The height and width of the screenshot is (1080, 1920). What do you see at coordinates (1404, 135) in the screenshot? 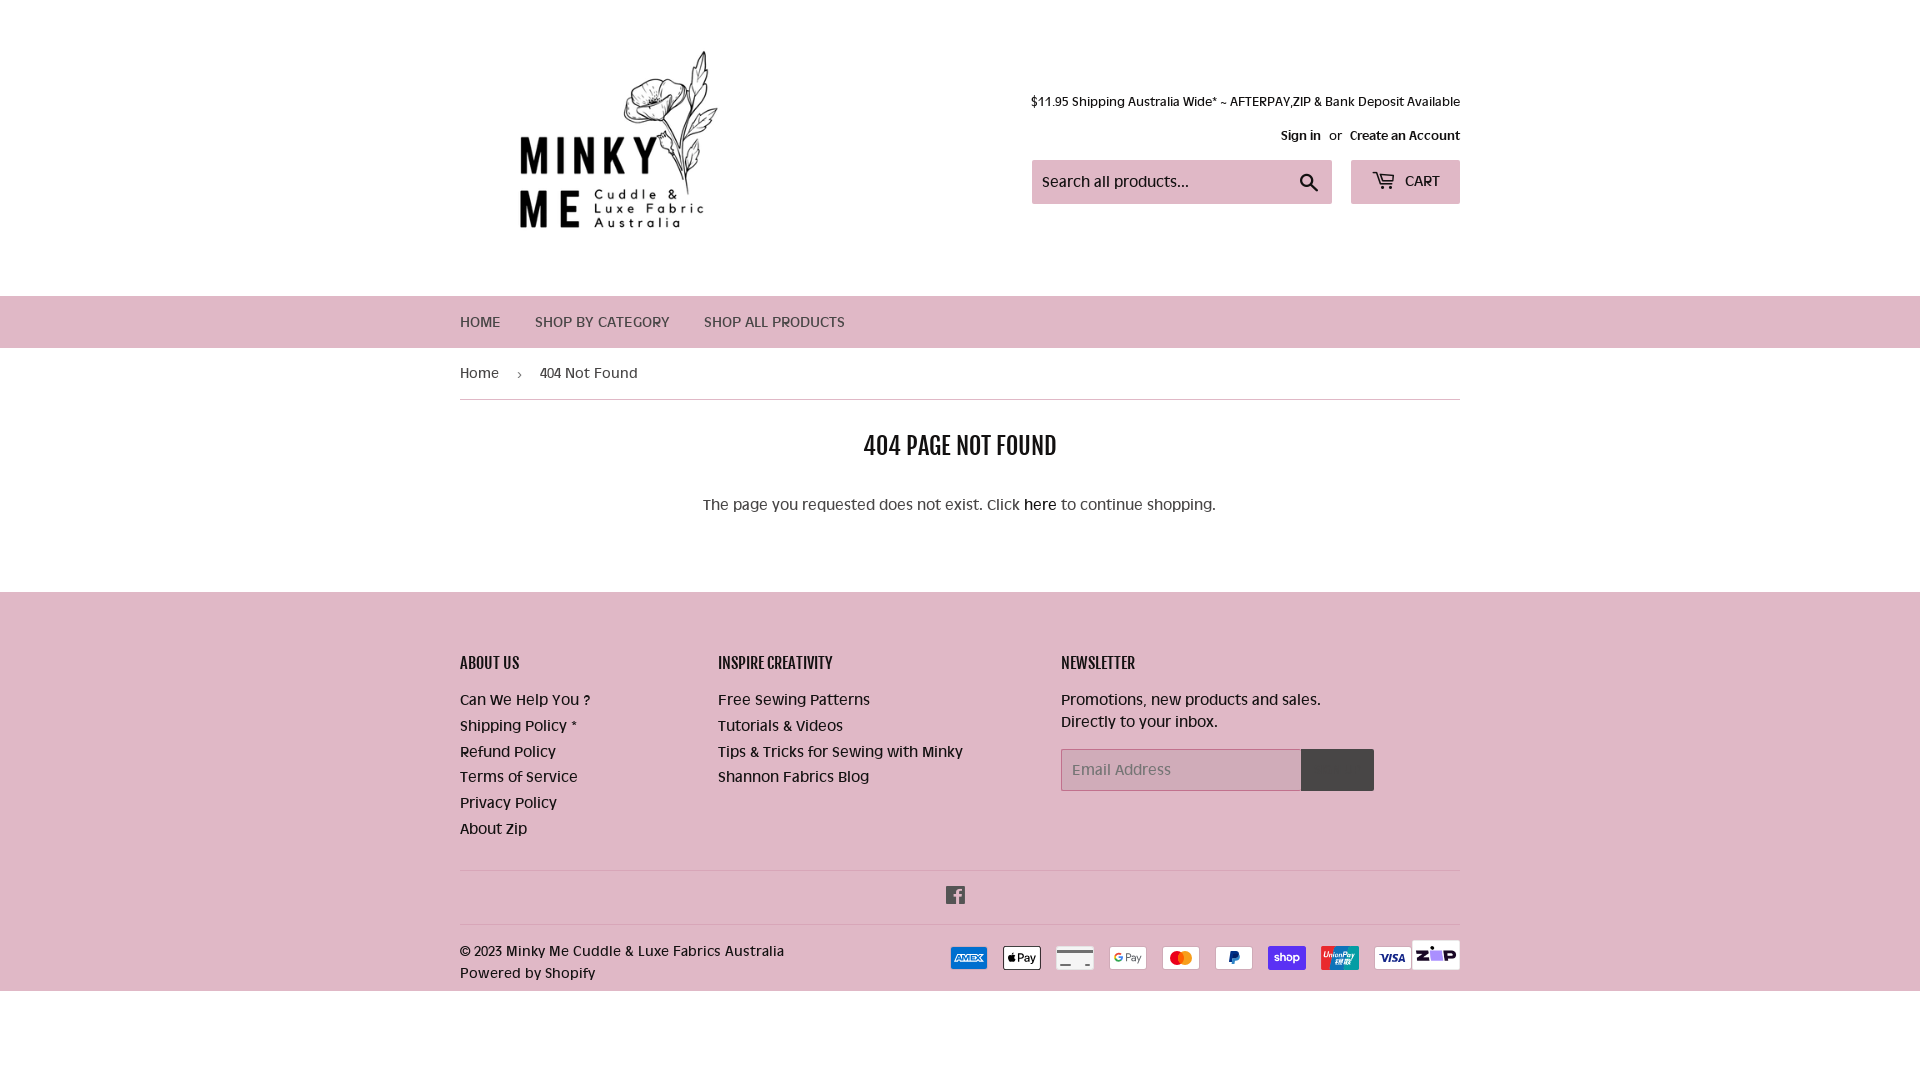
I see `'Create an Account'` at bounding box center [1404, 135].